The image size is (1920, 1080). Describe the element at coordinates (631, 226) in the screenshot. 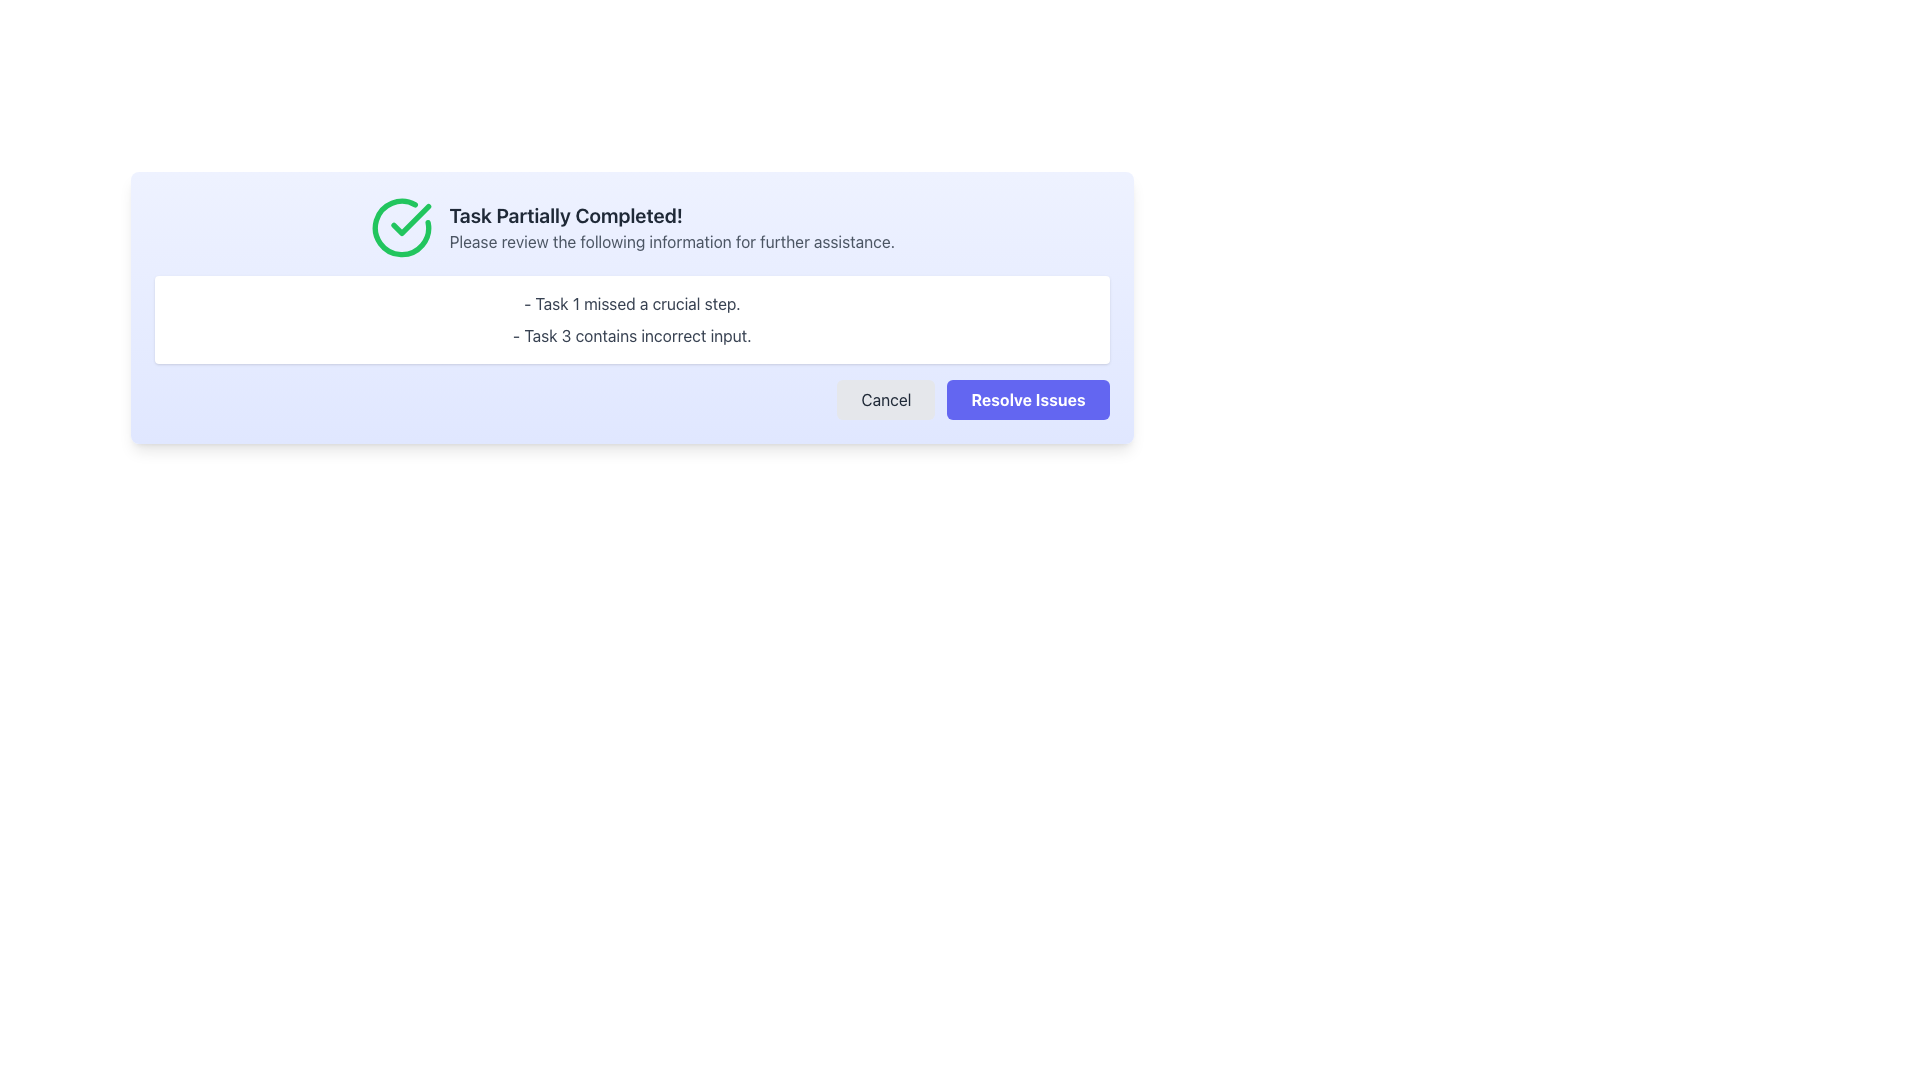

I see `the Informational Message that indicates 'Task Partially Completed!' with a green checkmark icon on the left` at that location.